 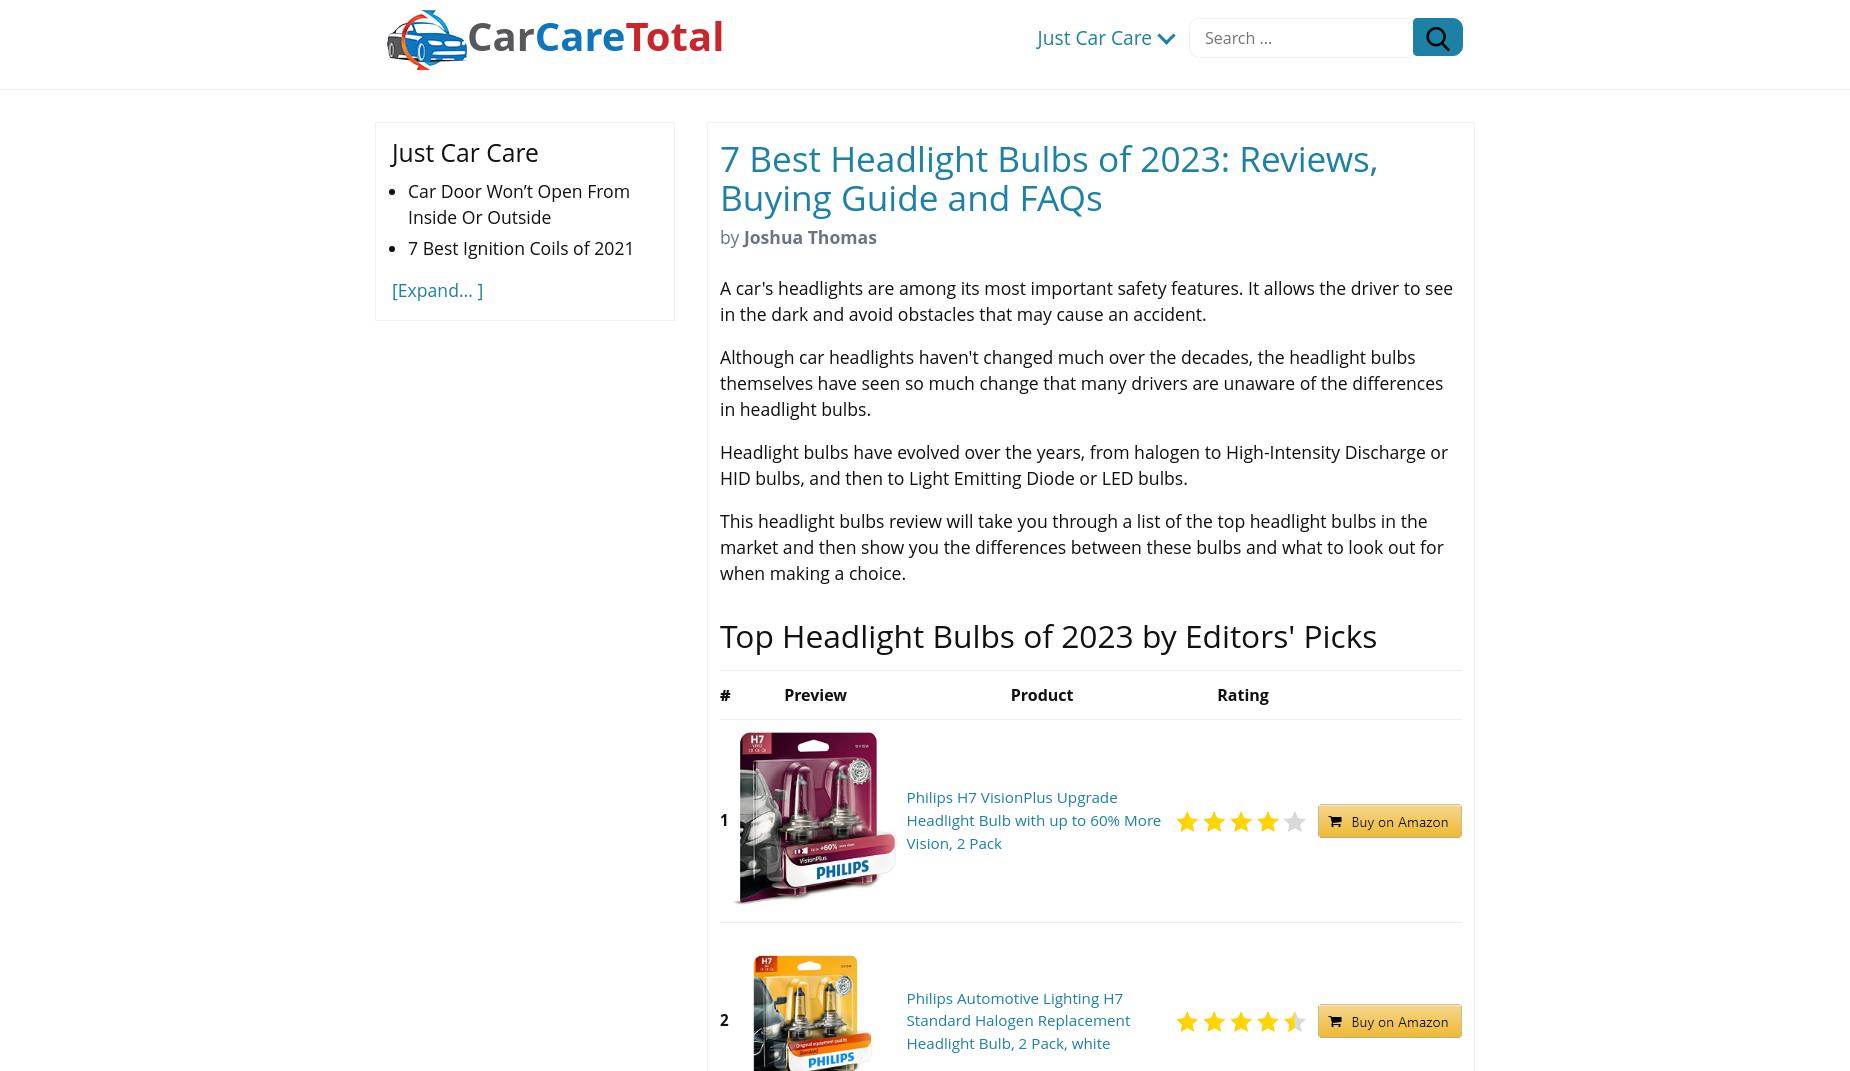 I want to click on 'Rating', so click(x=1241, y=694).